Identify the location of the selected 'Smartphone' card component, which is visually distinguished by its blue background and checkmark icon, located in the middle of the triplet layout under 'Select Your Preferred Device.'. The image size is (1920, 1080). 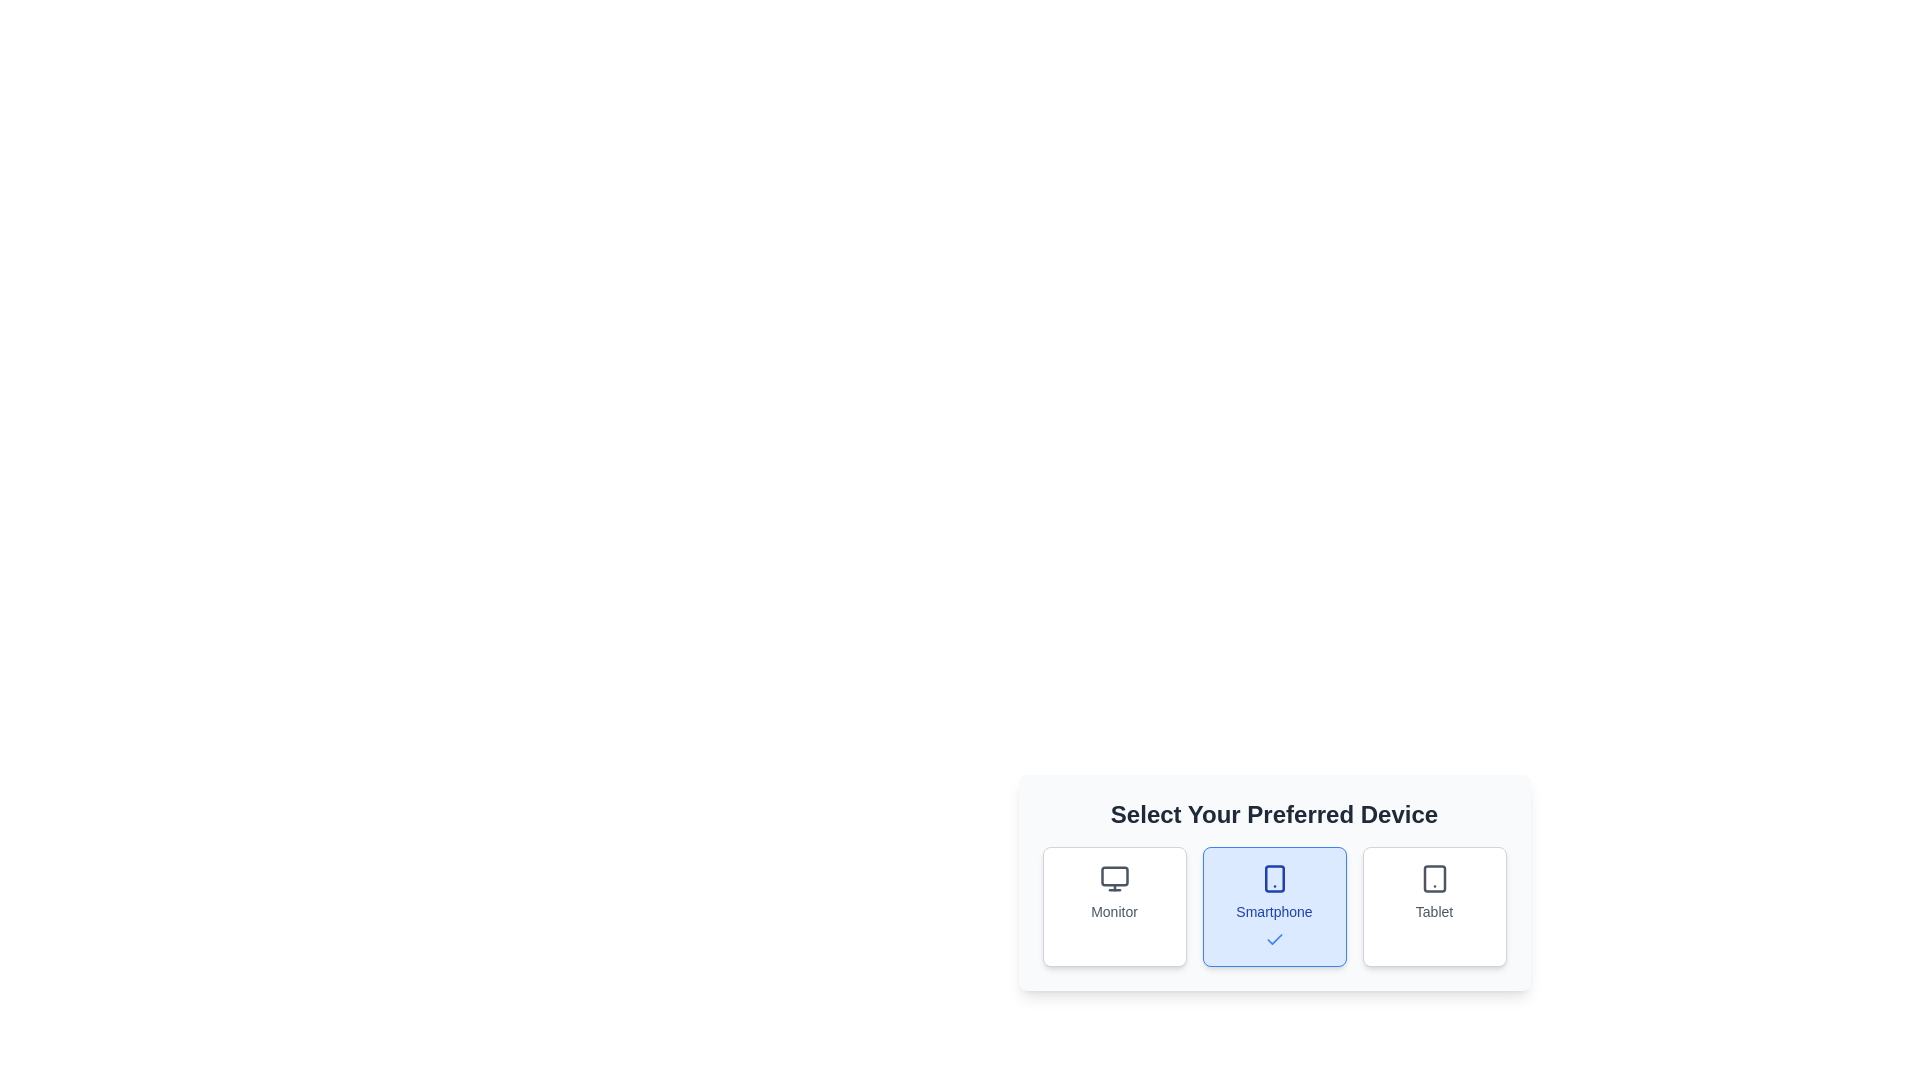
(1273, 906).